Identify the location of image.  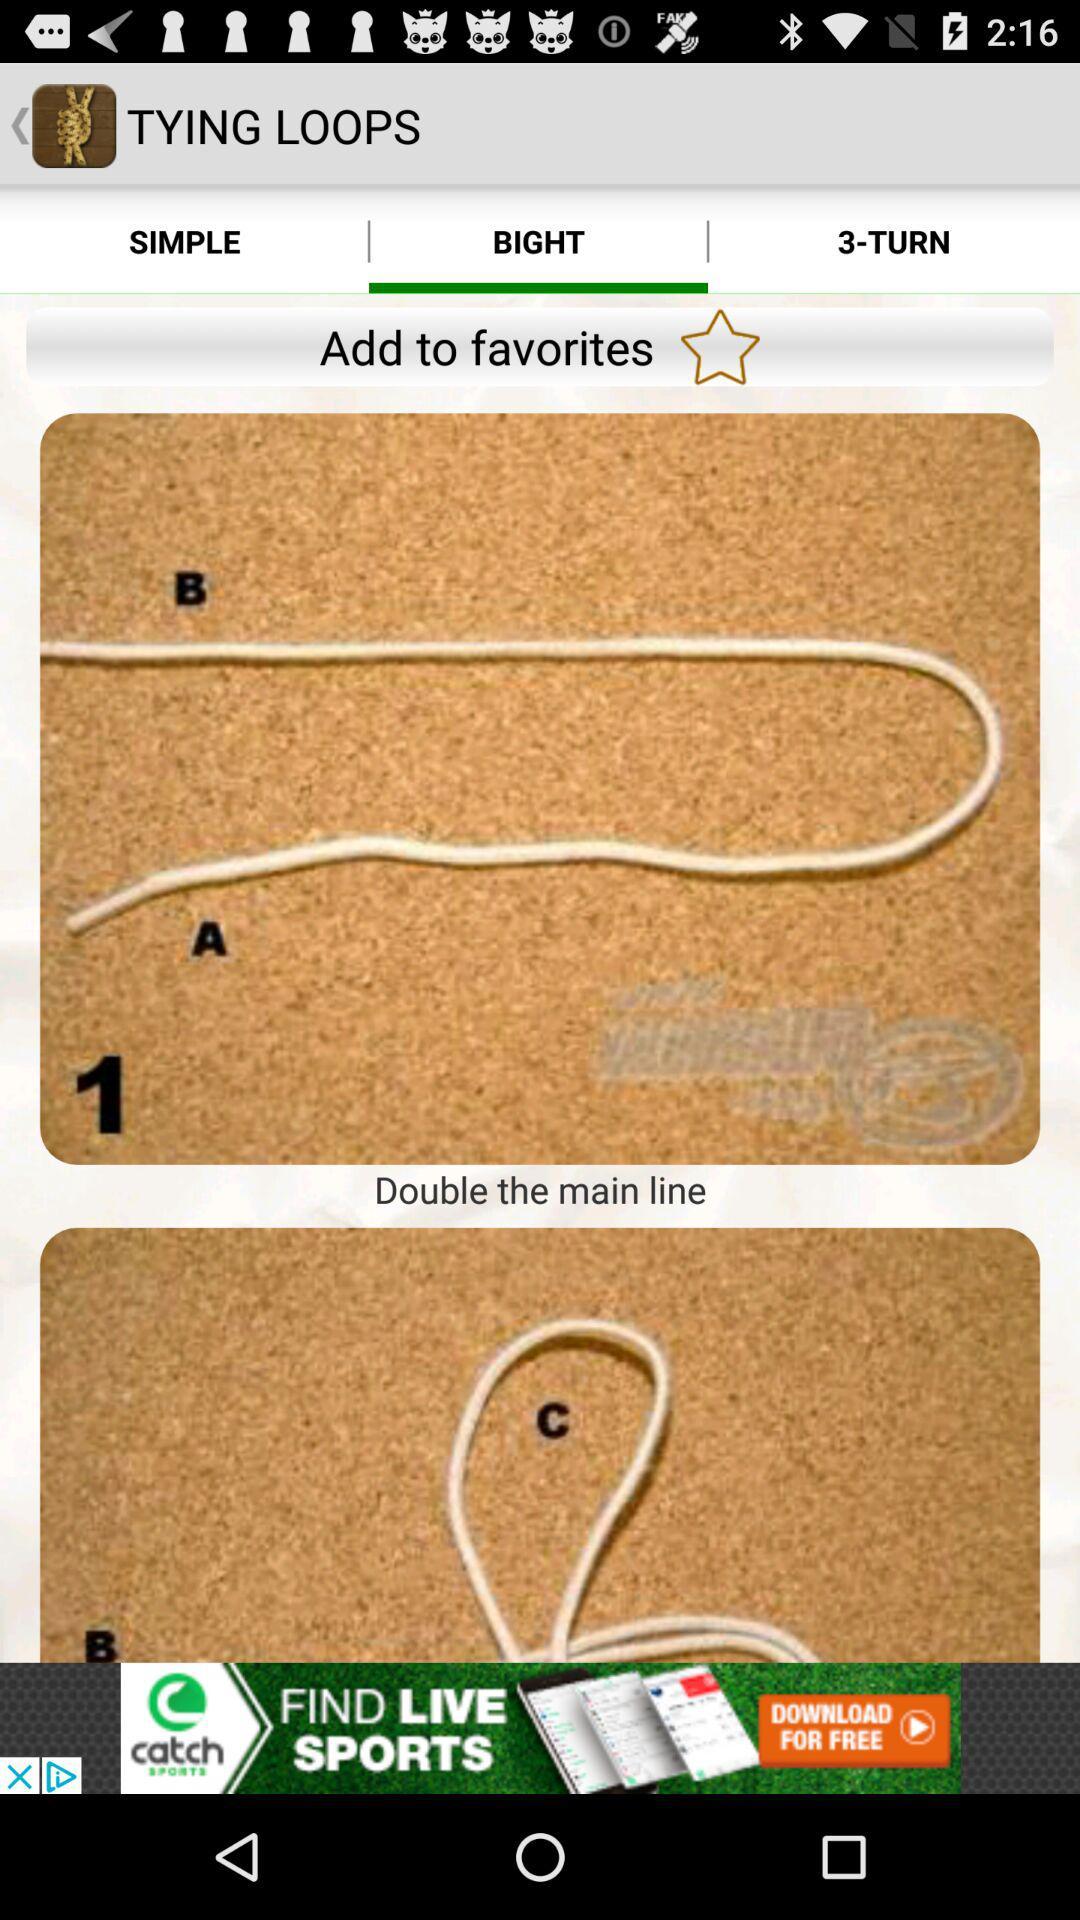
(540, 787).